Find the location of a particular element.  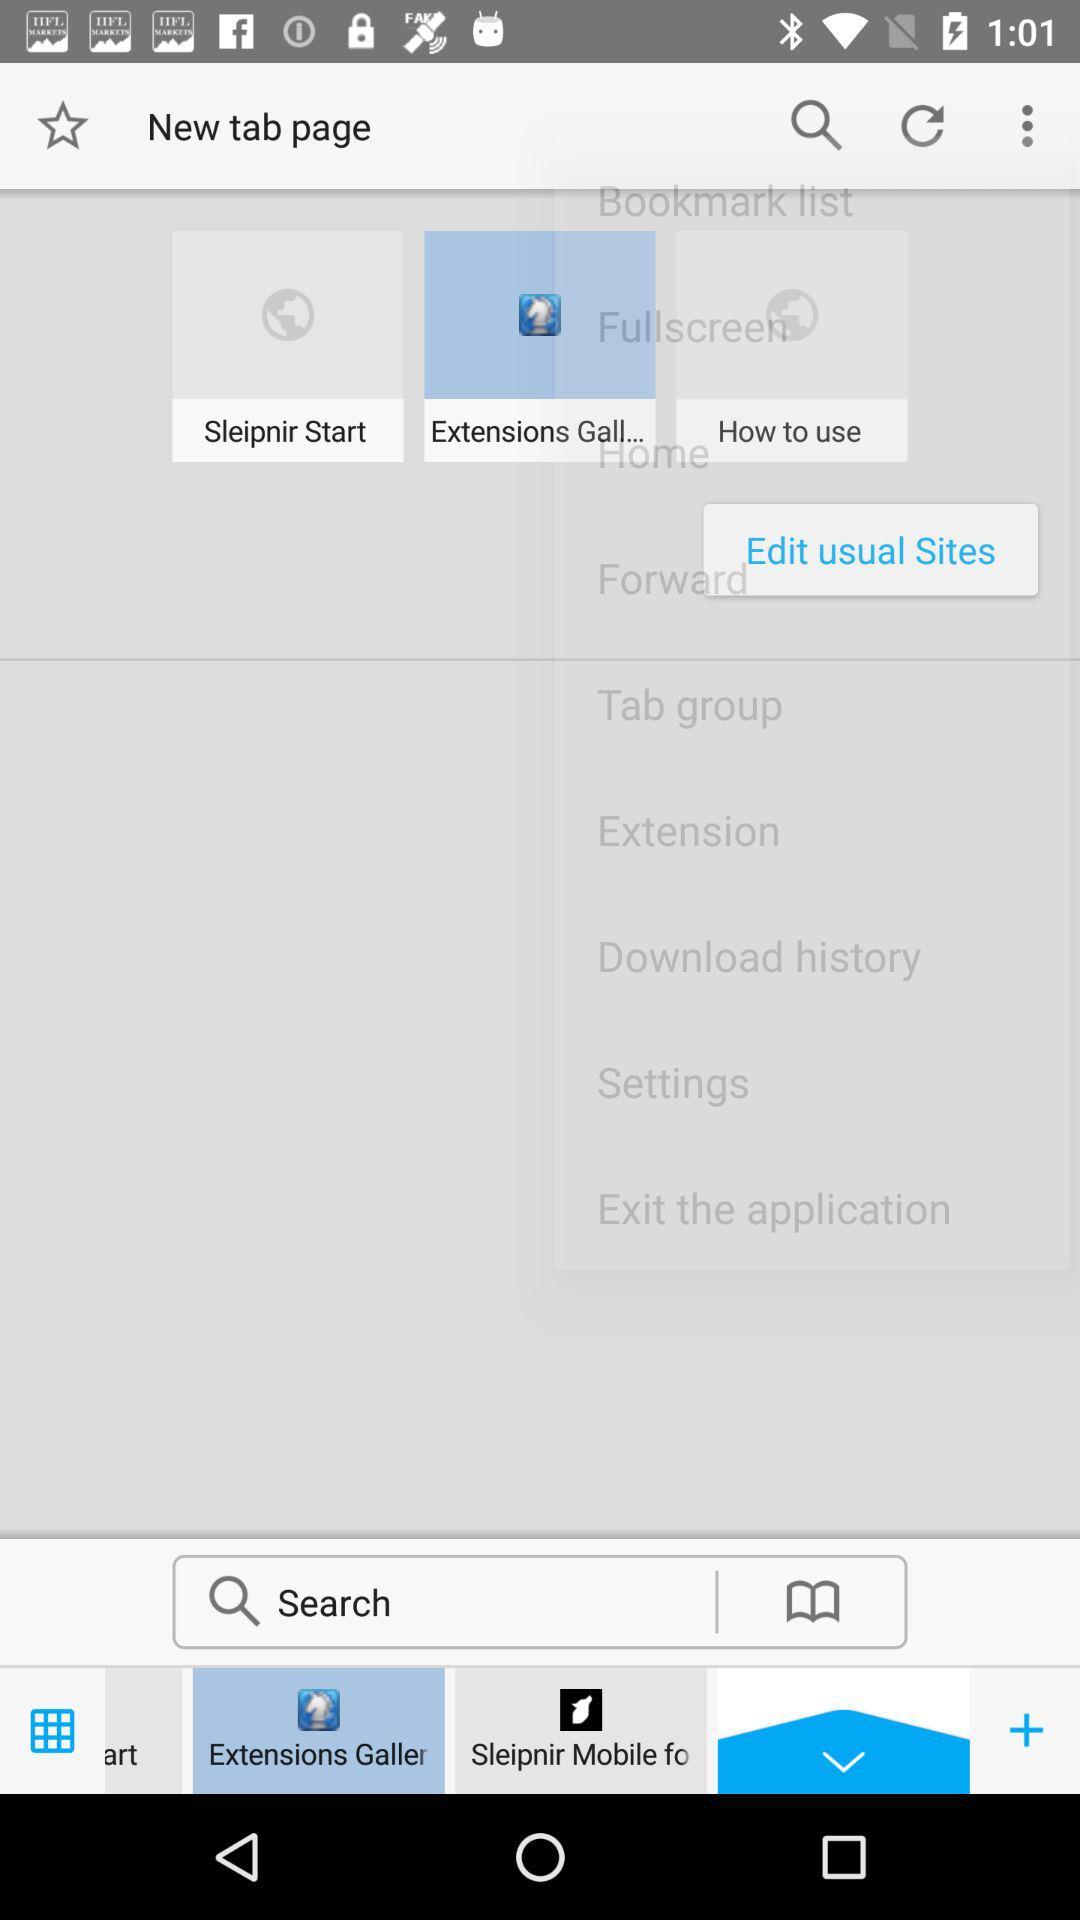

the book icon is located at coordinates (813, 1602).